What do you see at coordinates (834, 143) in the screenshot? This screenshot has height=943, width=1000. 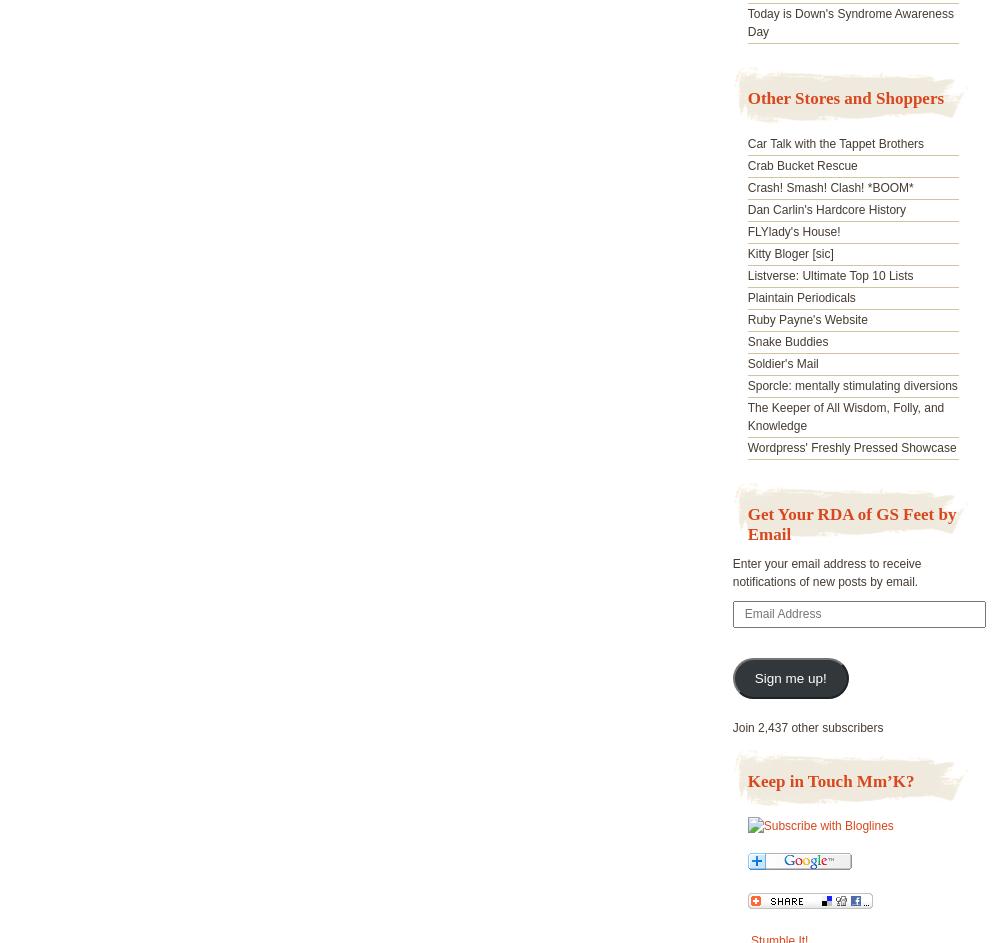 I see `'Car Talk with the Tappet Brothers'` at bounding box center [834, 143].